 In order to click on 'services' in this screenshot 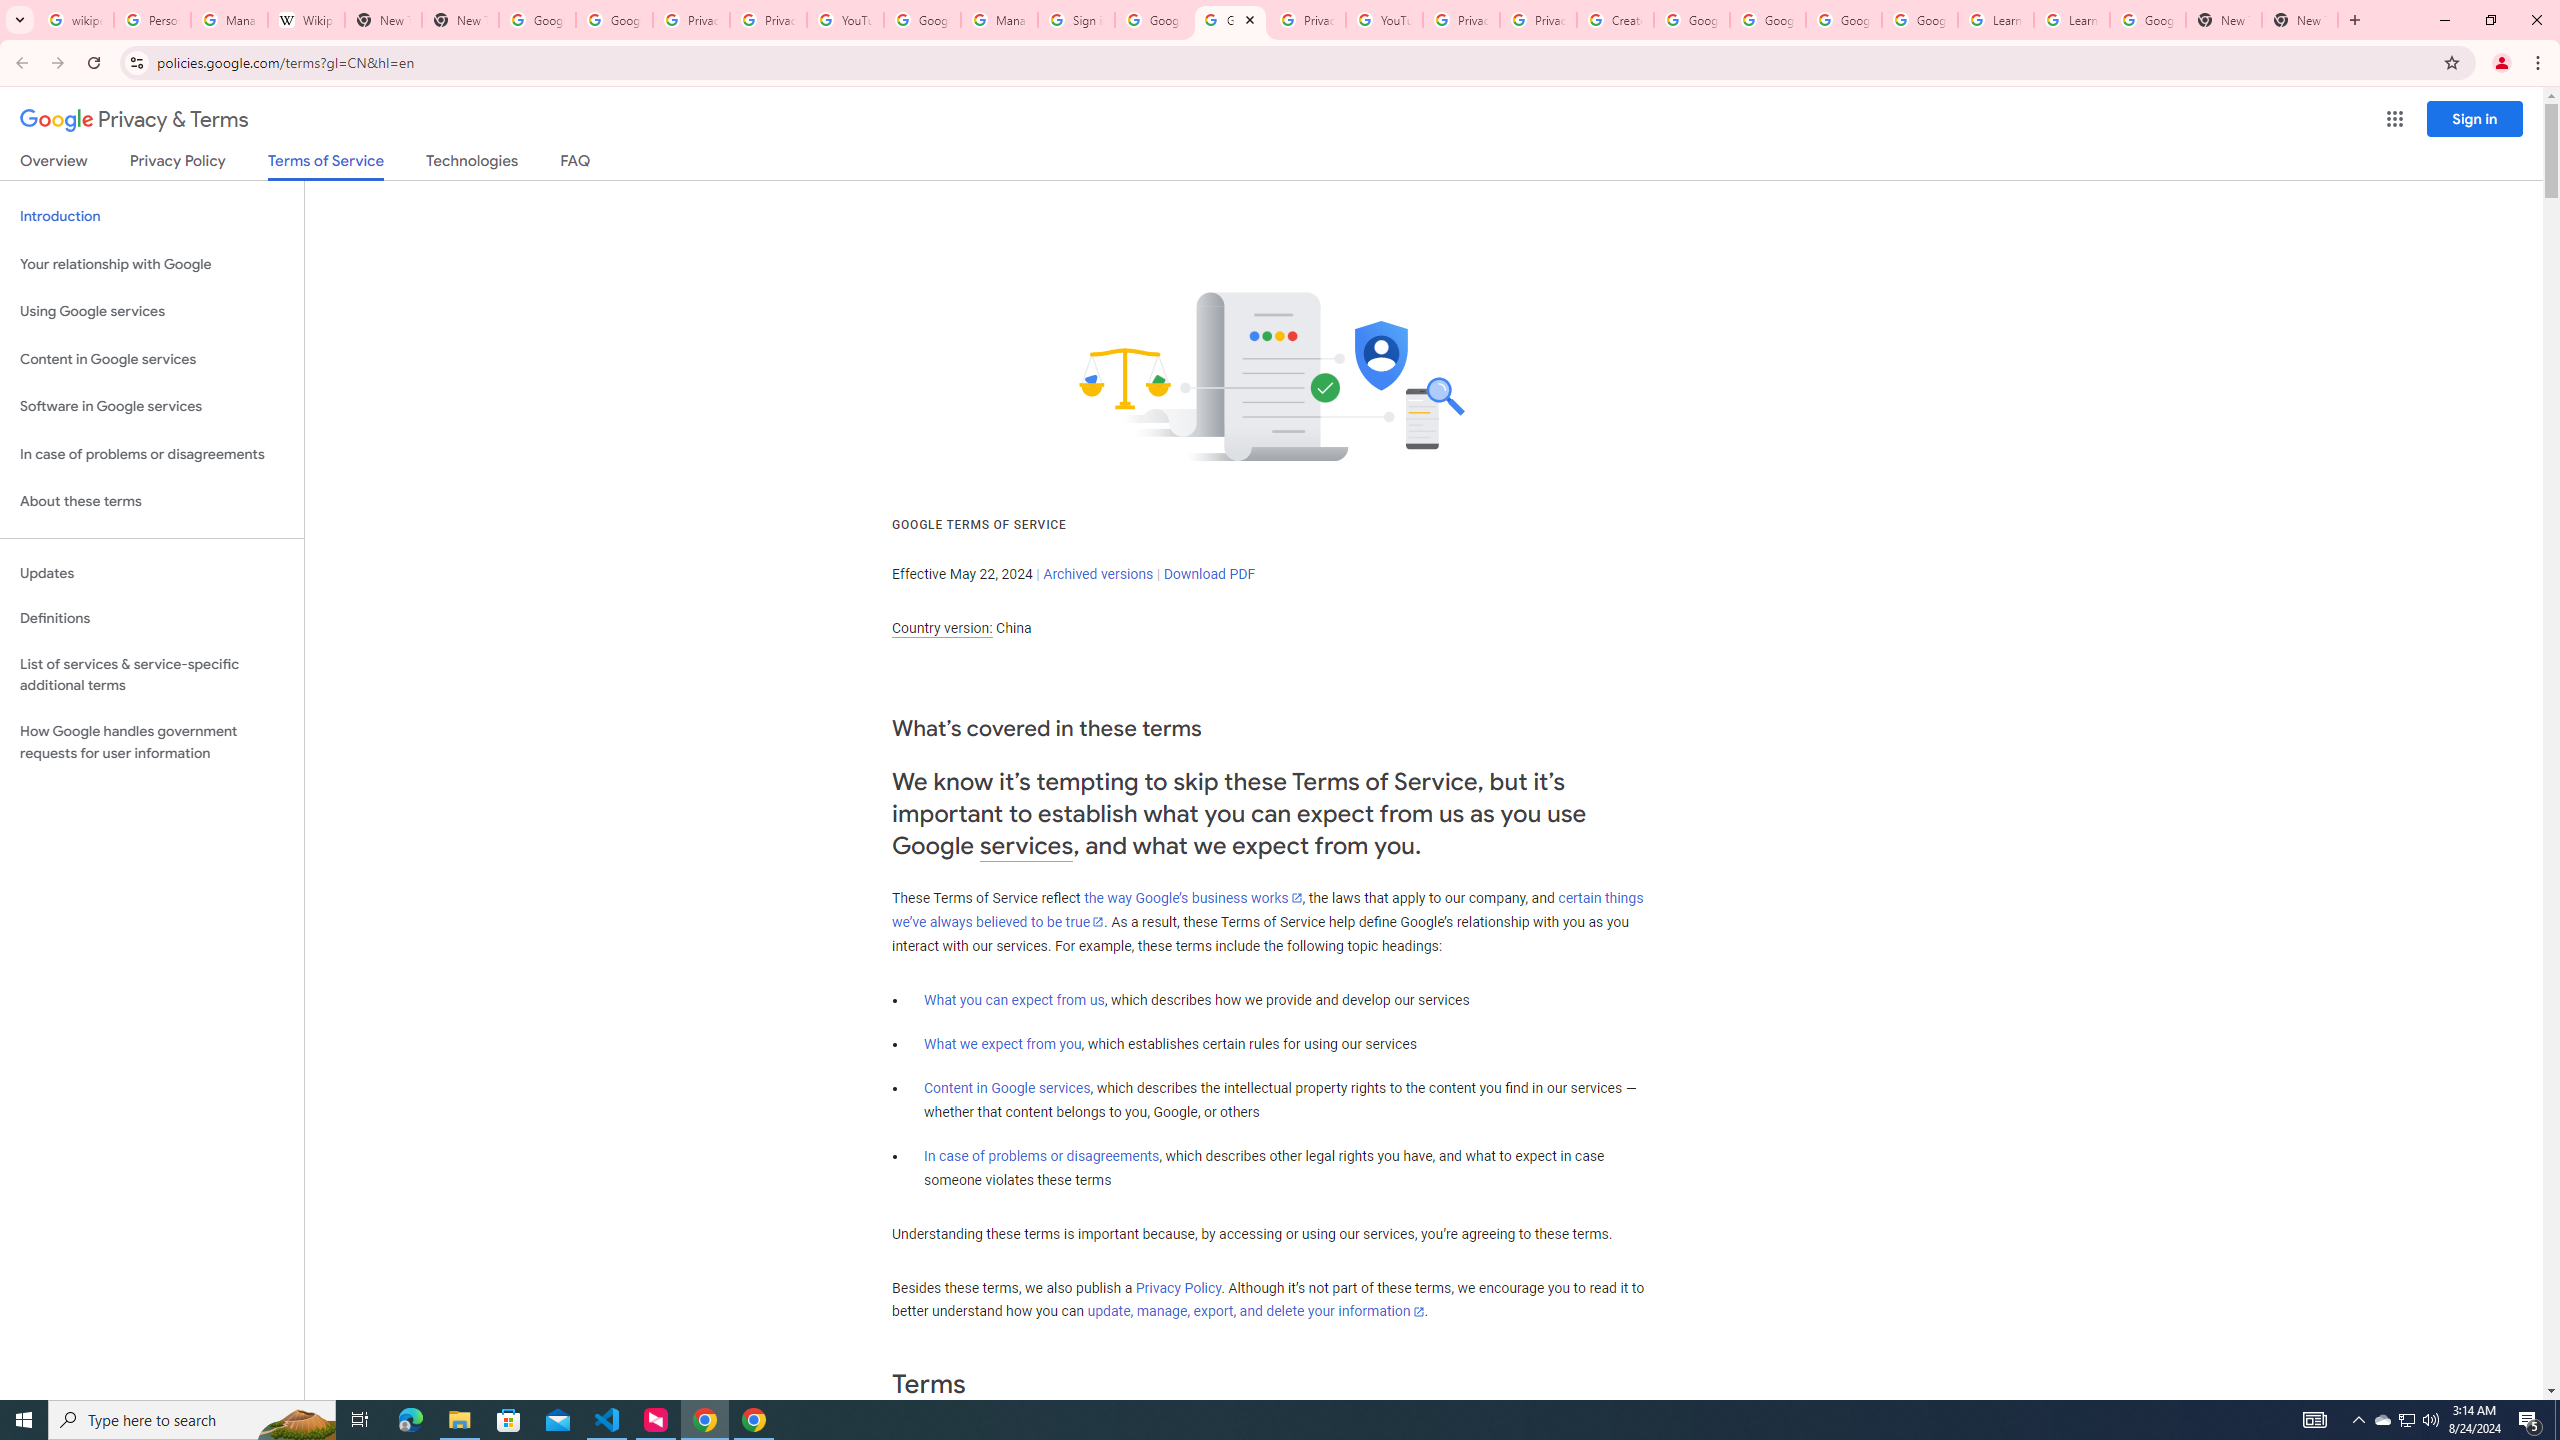, I will do `click(1026, 846)`.